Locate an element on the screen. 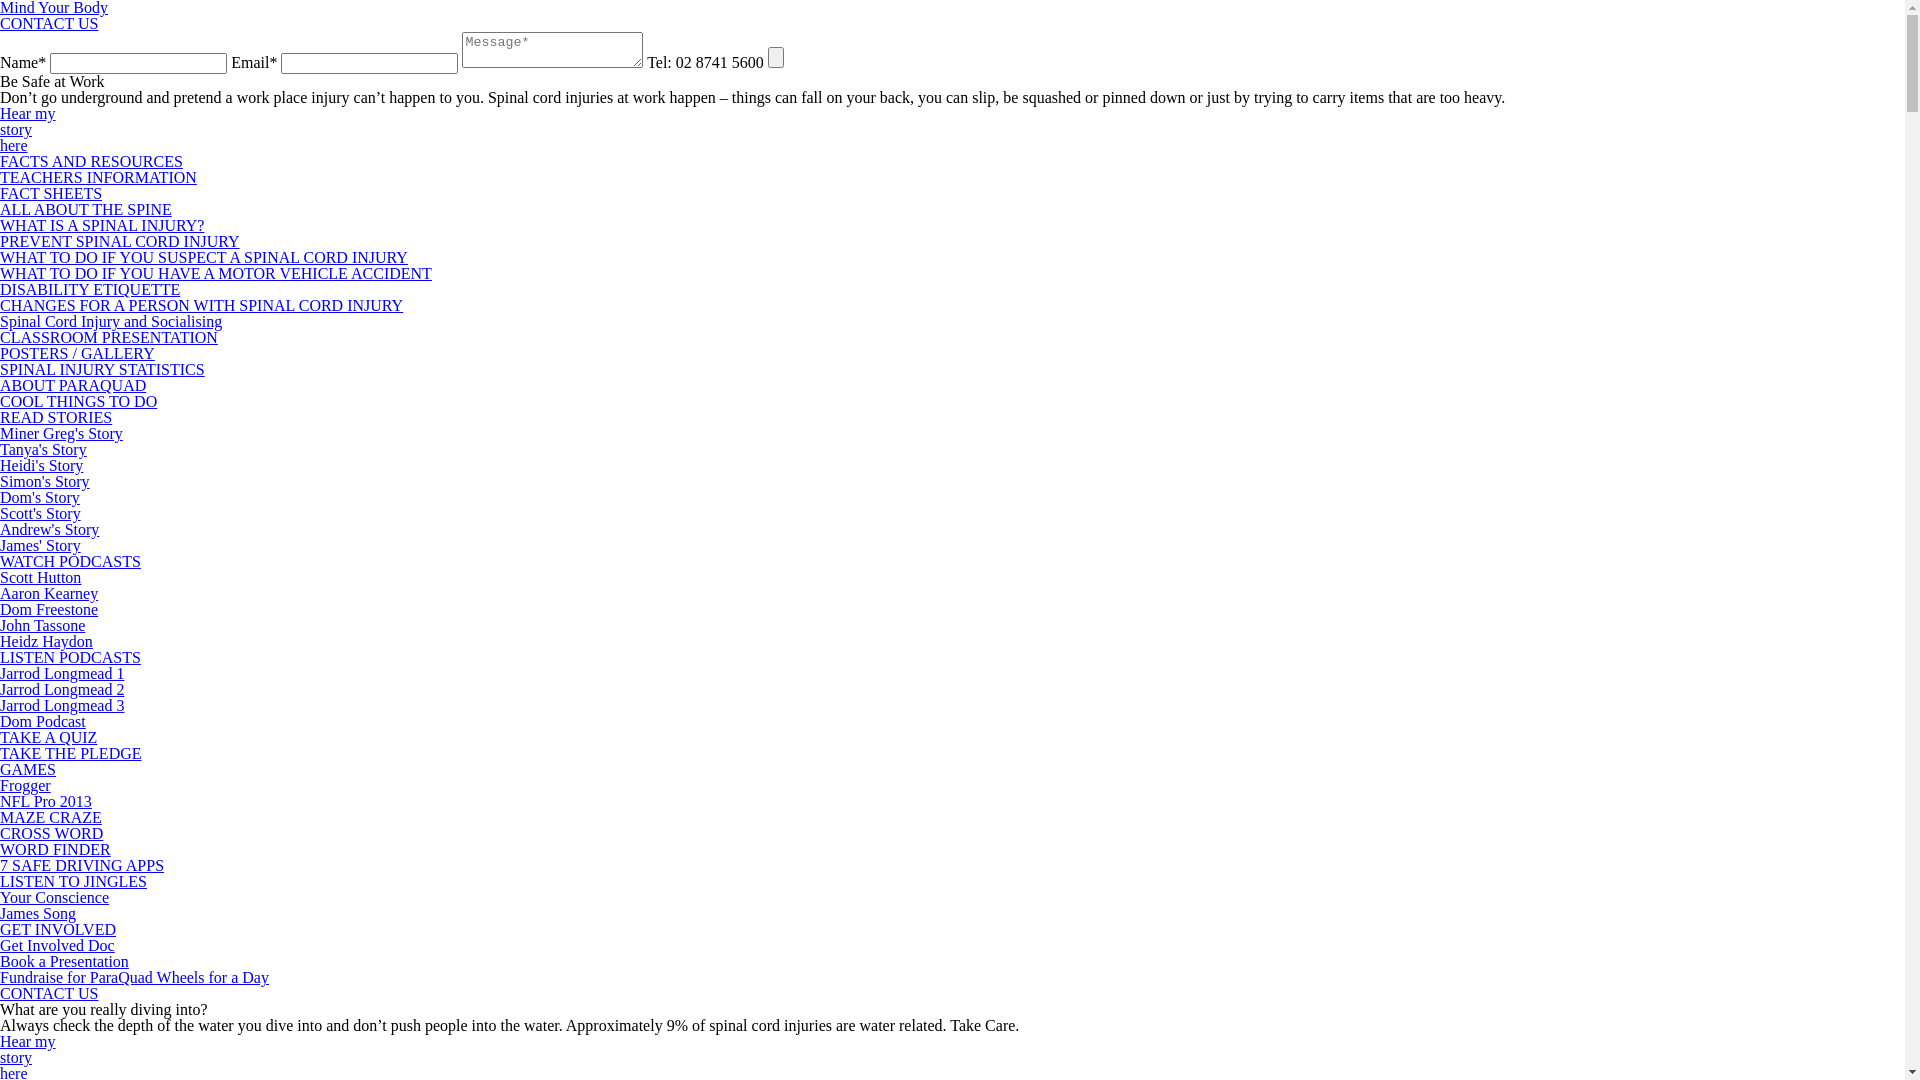 The image size is (1920, 1080). 'GET INVOLVED' is located at coordinates (0, 929).